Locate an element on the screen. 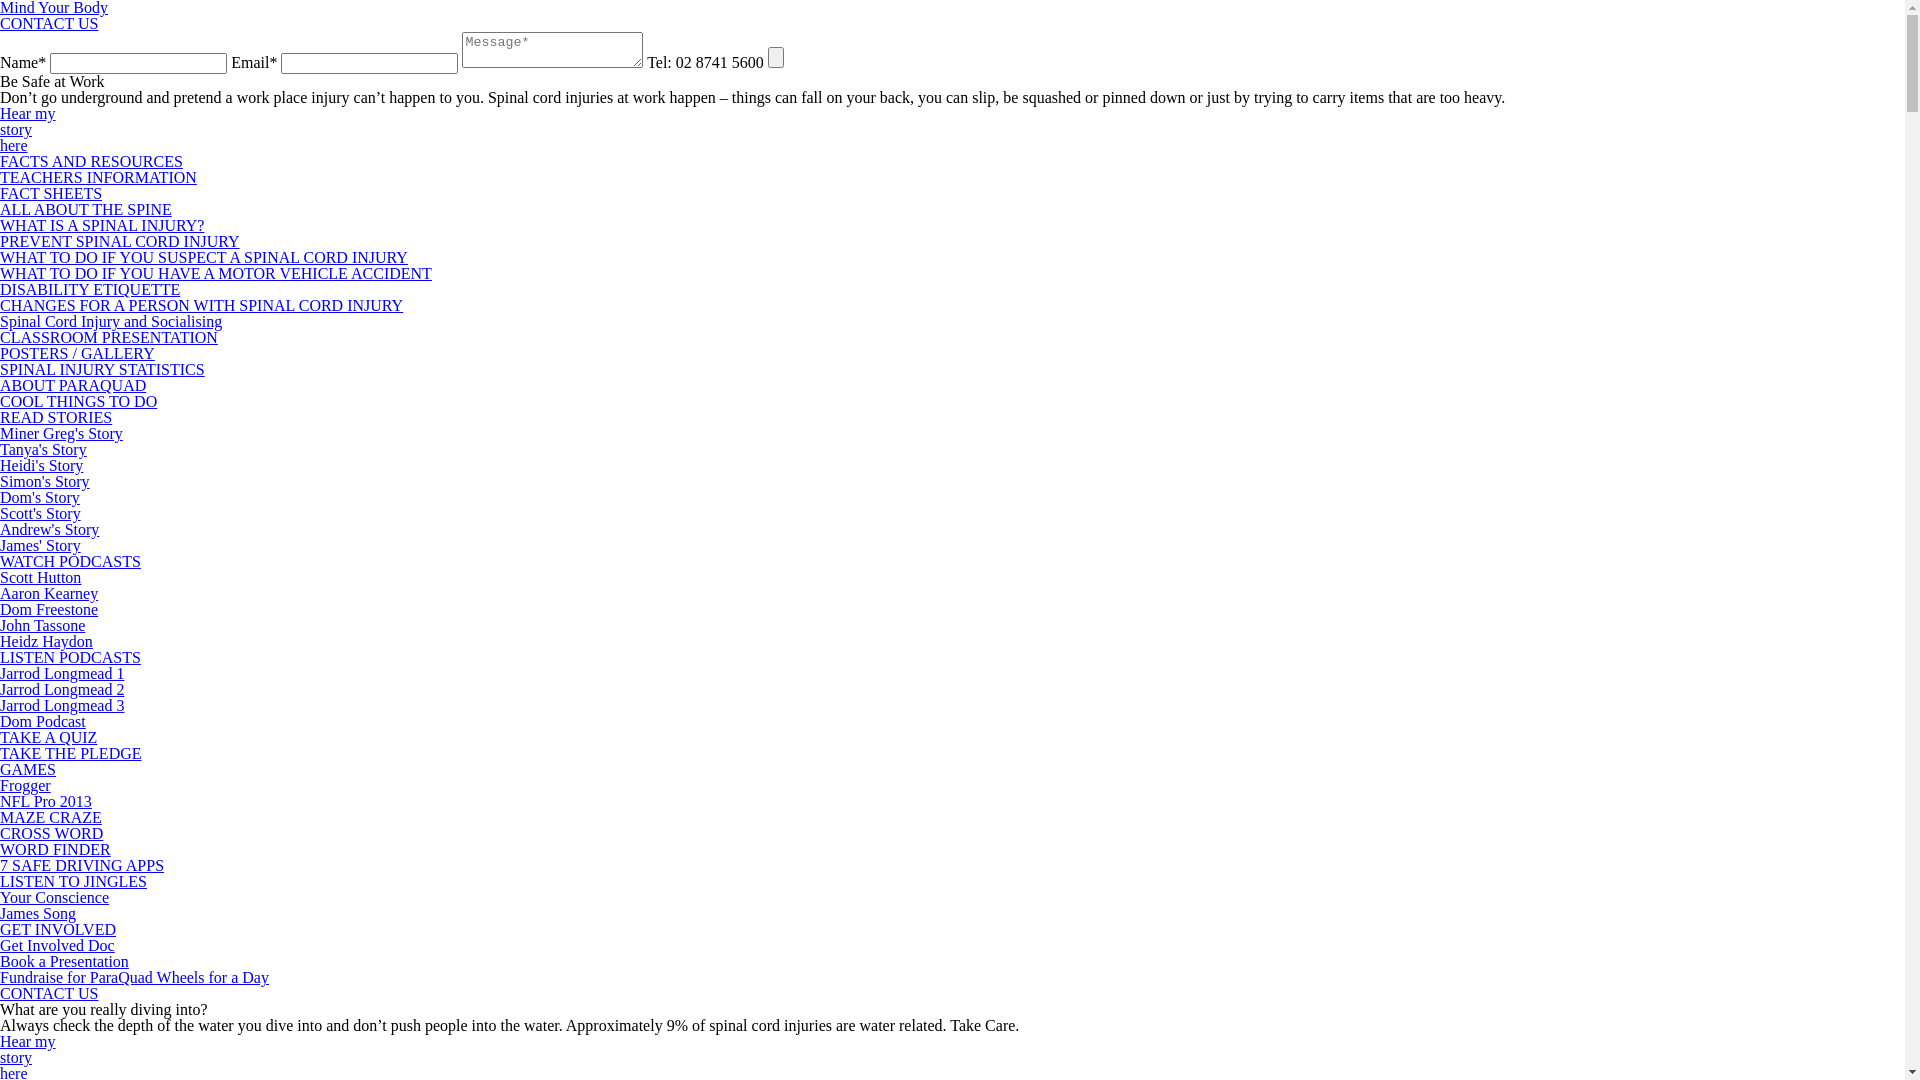 The image size is (1920, 1080). 'GET INVOLVED' is located at coordinates (0, 929).